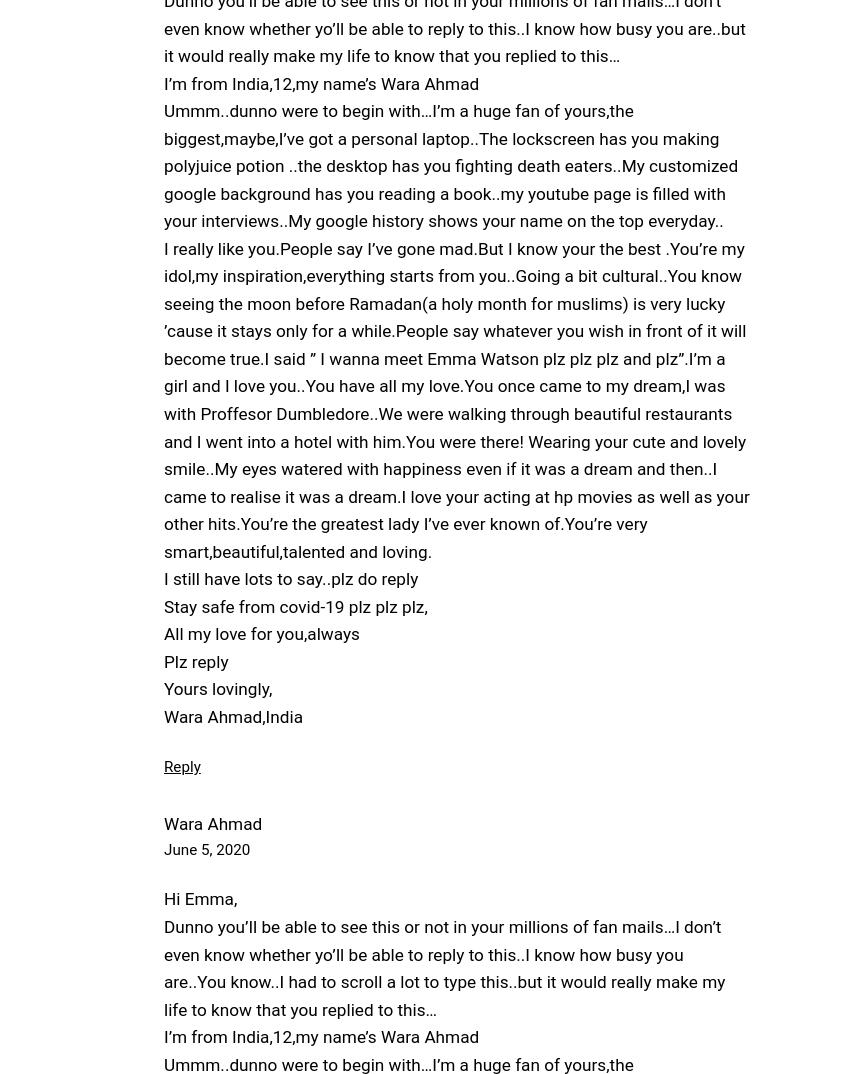 The height and width of the screenshot is (1074, 850). Describe the element at coordinates (455, 399) in the screenshot. I see `'I really like you.People say I’ve gone mad.But I know your the best .You’re my idol,my inspiration,everything starts from you..Going a bit cultural..You know seeing the moon before Ramadan(a holy month for muslims) is very lucky ’cause it stays only for a while.People say whatever you wish in front of it will become true.I said ” I wanna meet Emma Watson plz plz plz and plz”.I’m a girl and I love you..You have all my love.You once came to my dream,I was with Proffesor Dumbledore..We were walking through beautiful restaurants and I went into a hotel with him.You were there! Wearing your cute and lovely smile..My eyes watered with happiness even if it was a dream and then..I came to realise it was a dream.I love your acting at hp movies as well as your other hits.You’re the greatest lady I’ve ever known of.You’re very smart,beautiful,talented and loving.'` at that location.